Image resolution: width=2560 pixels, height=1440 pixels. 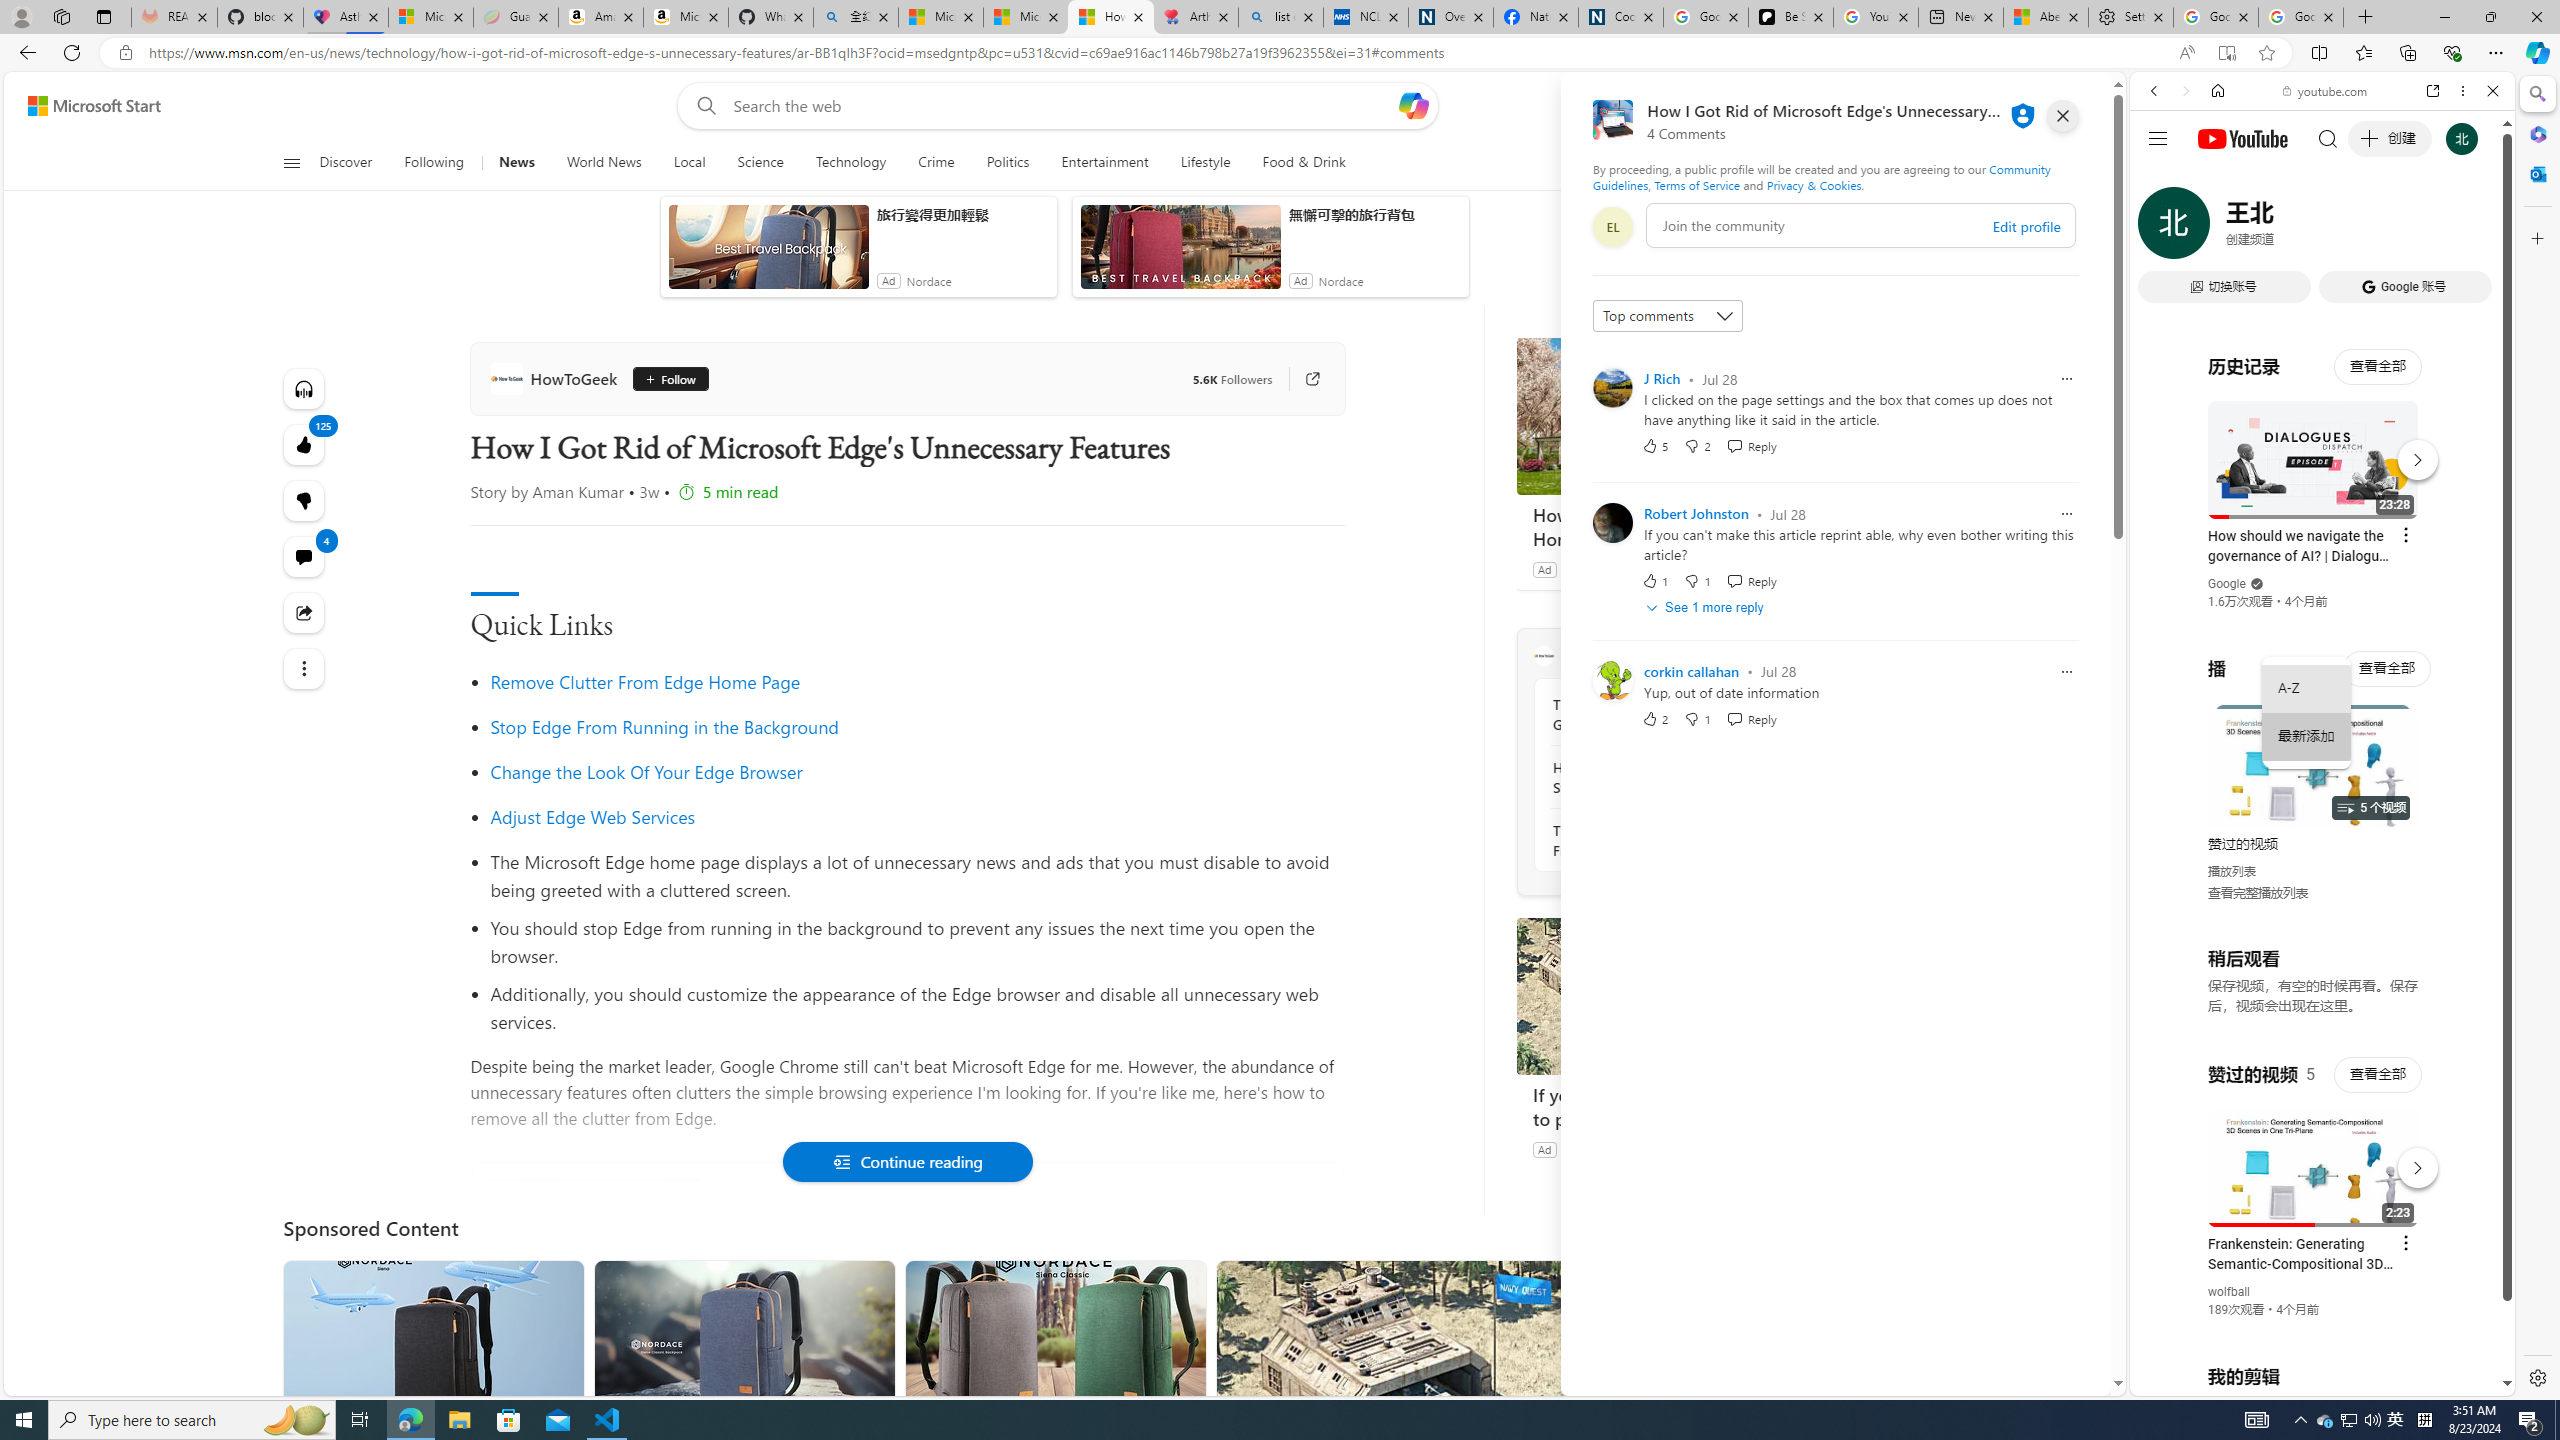 I want to click on 'Open link in new tab', so click(x=2433, y=89).